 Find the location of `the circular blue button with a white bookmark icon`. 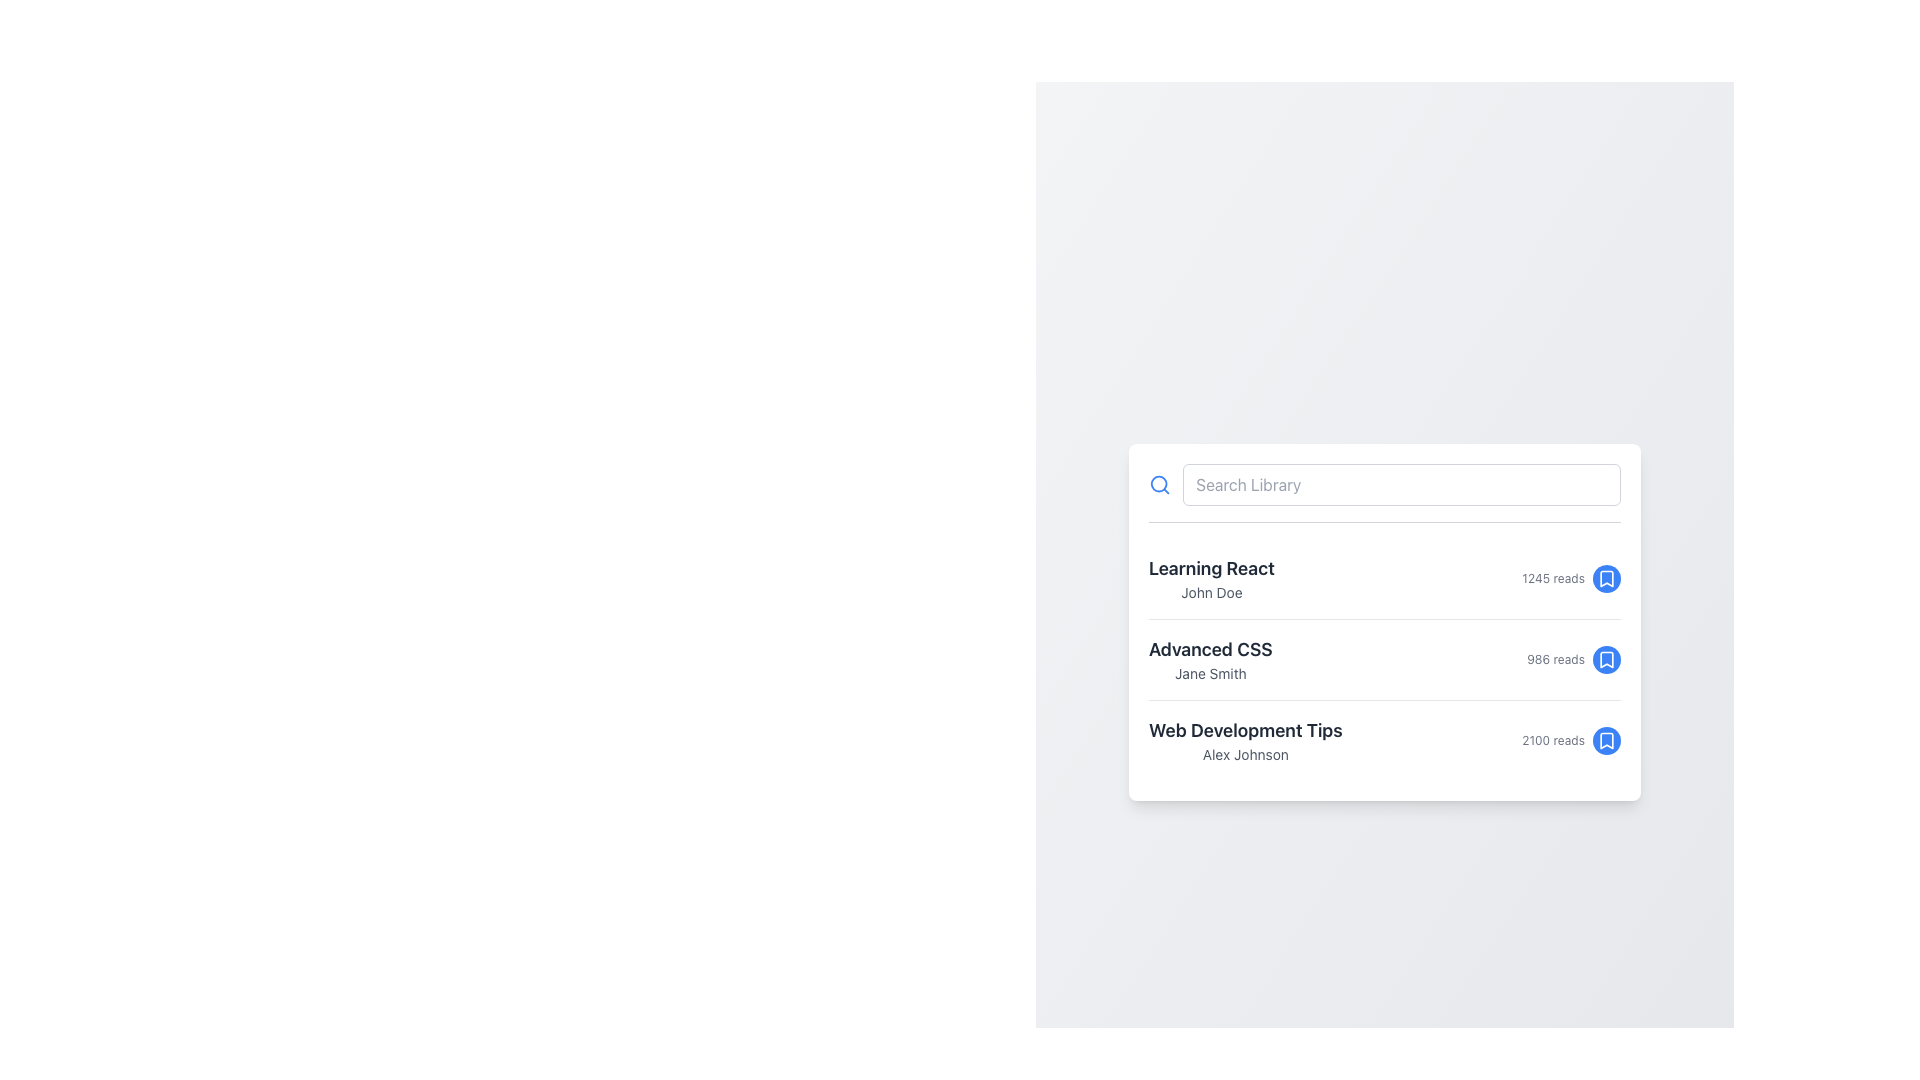

the circular blue button with a white bookmark icon is located at coordinates (1607, 578).